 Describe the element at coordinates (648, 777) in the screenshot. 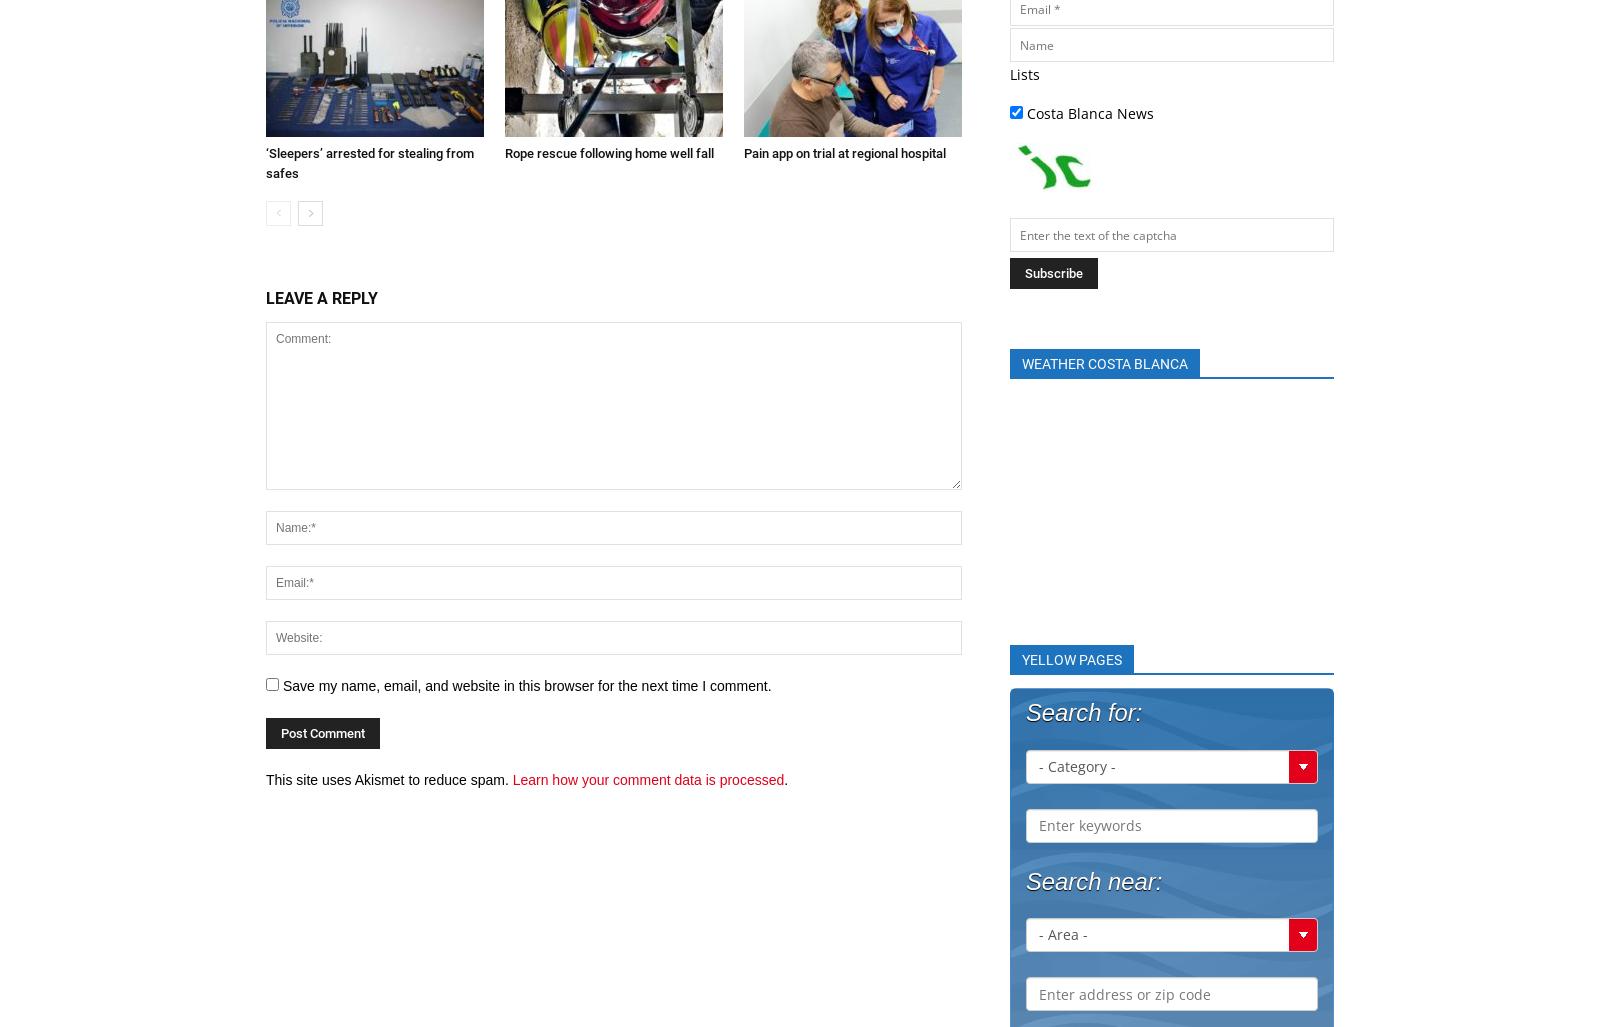

I see `'Learn how your comment data is processed'` at that location.